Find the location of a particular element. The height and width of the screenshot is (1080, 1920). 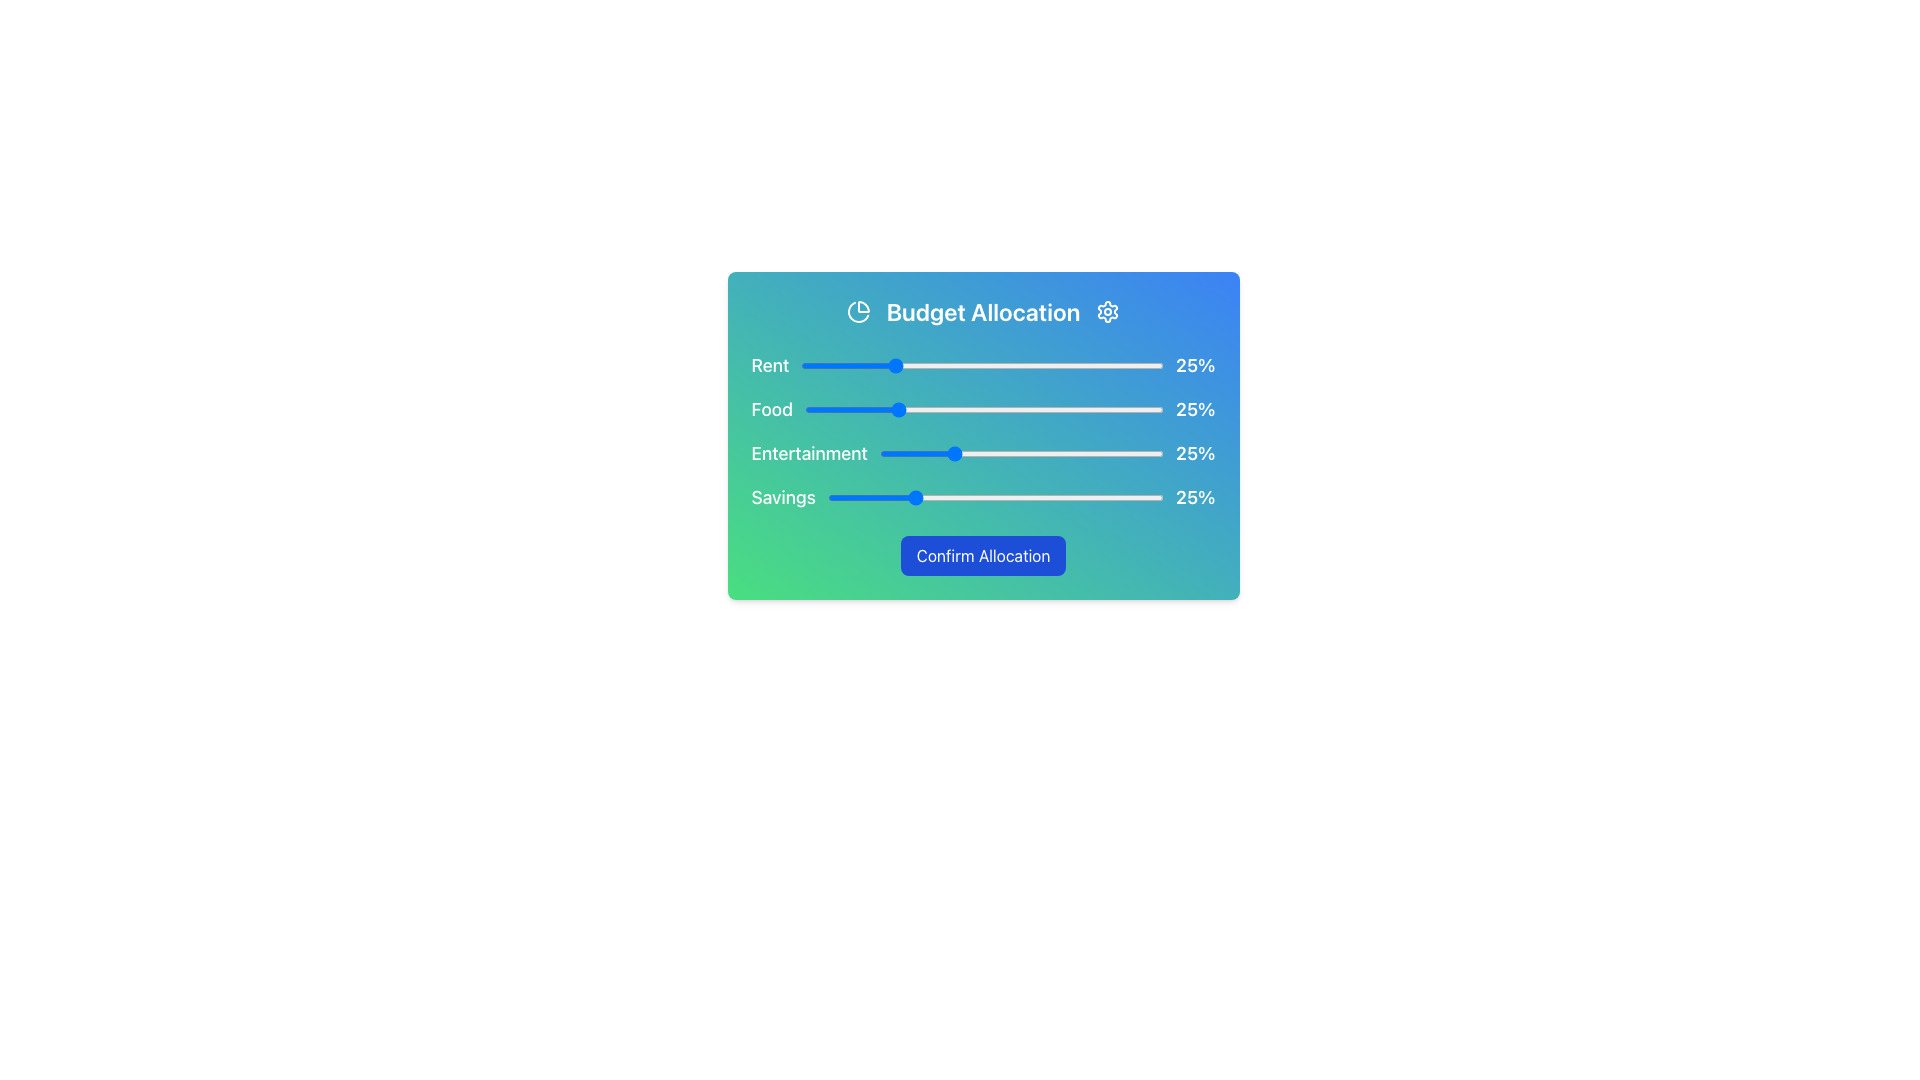

the slider value is located at coordinates (930, 366).